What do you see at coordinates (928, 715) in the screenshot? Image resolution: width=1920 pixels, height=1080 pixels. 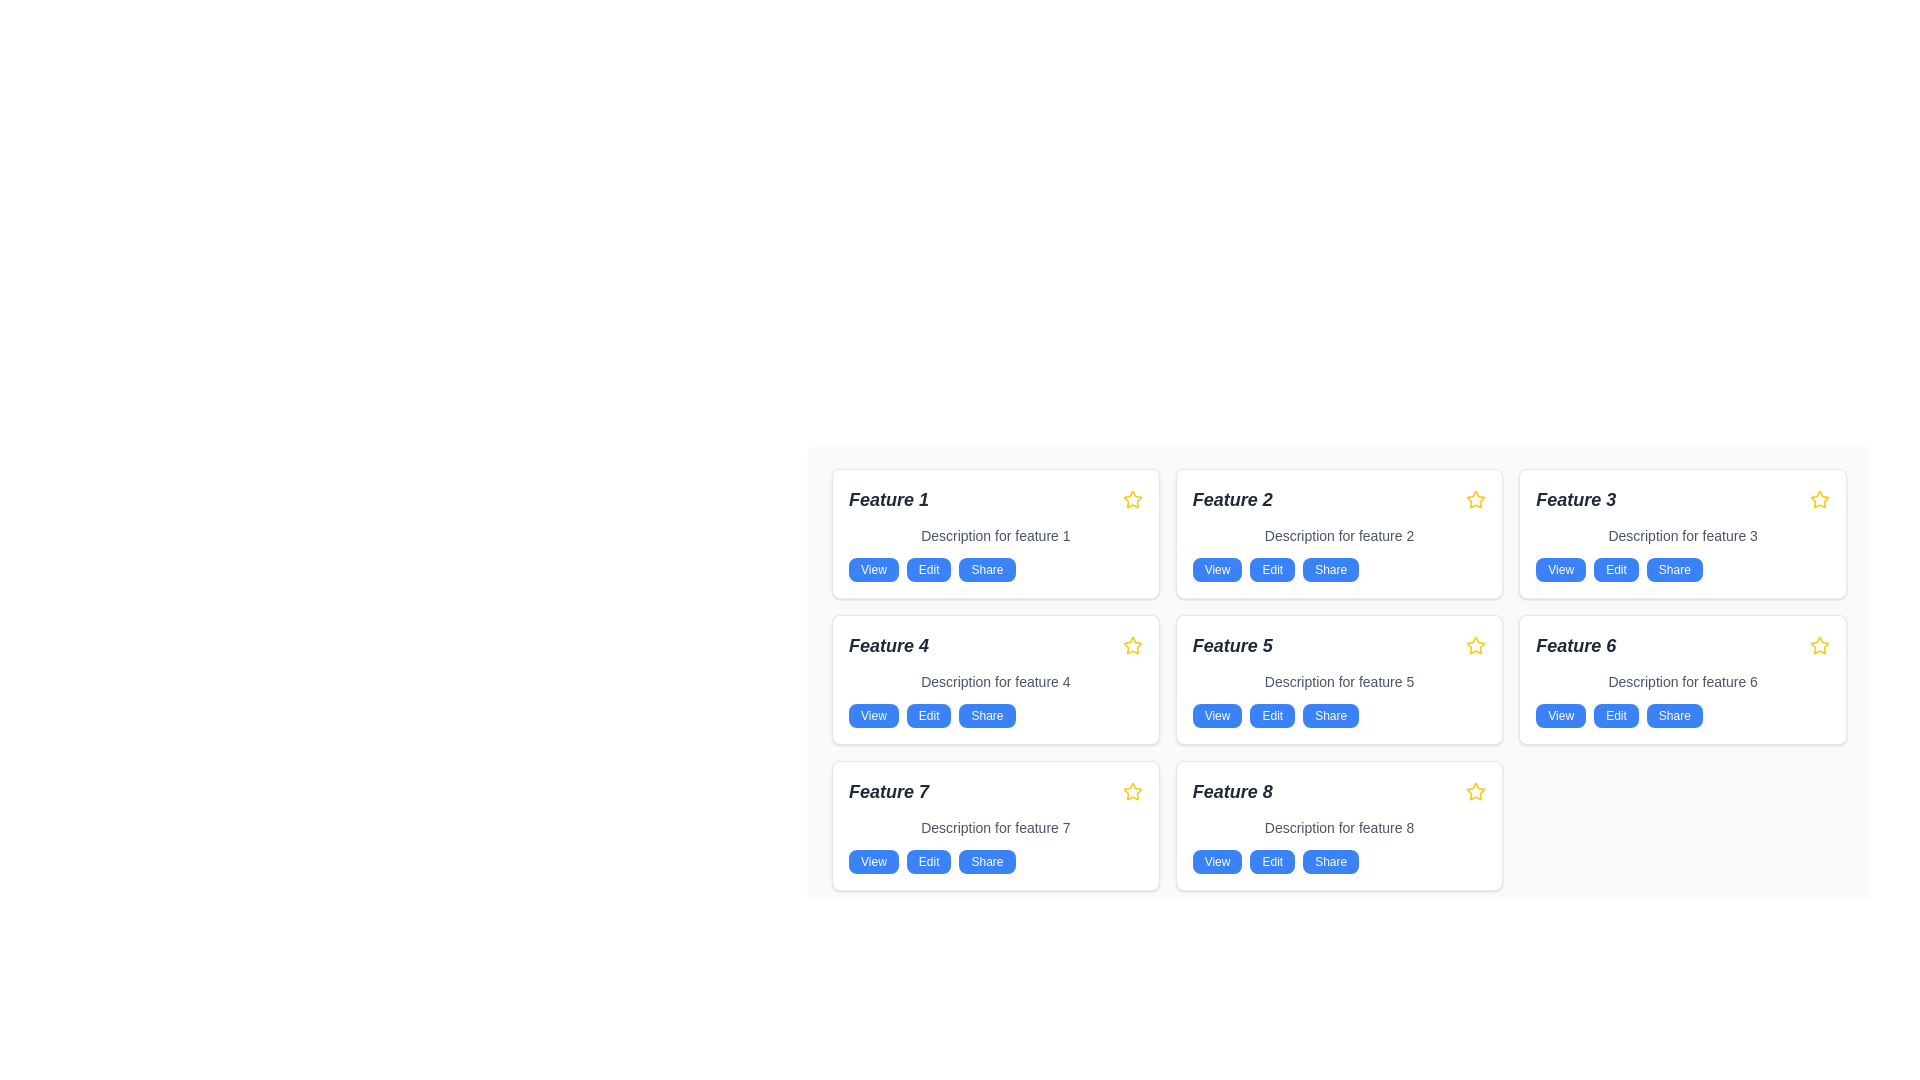 I see `the blue 'Edit' button with rounded edges to observe the hover effect` at bounding box center [928, 715].